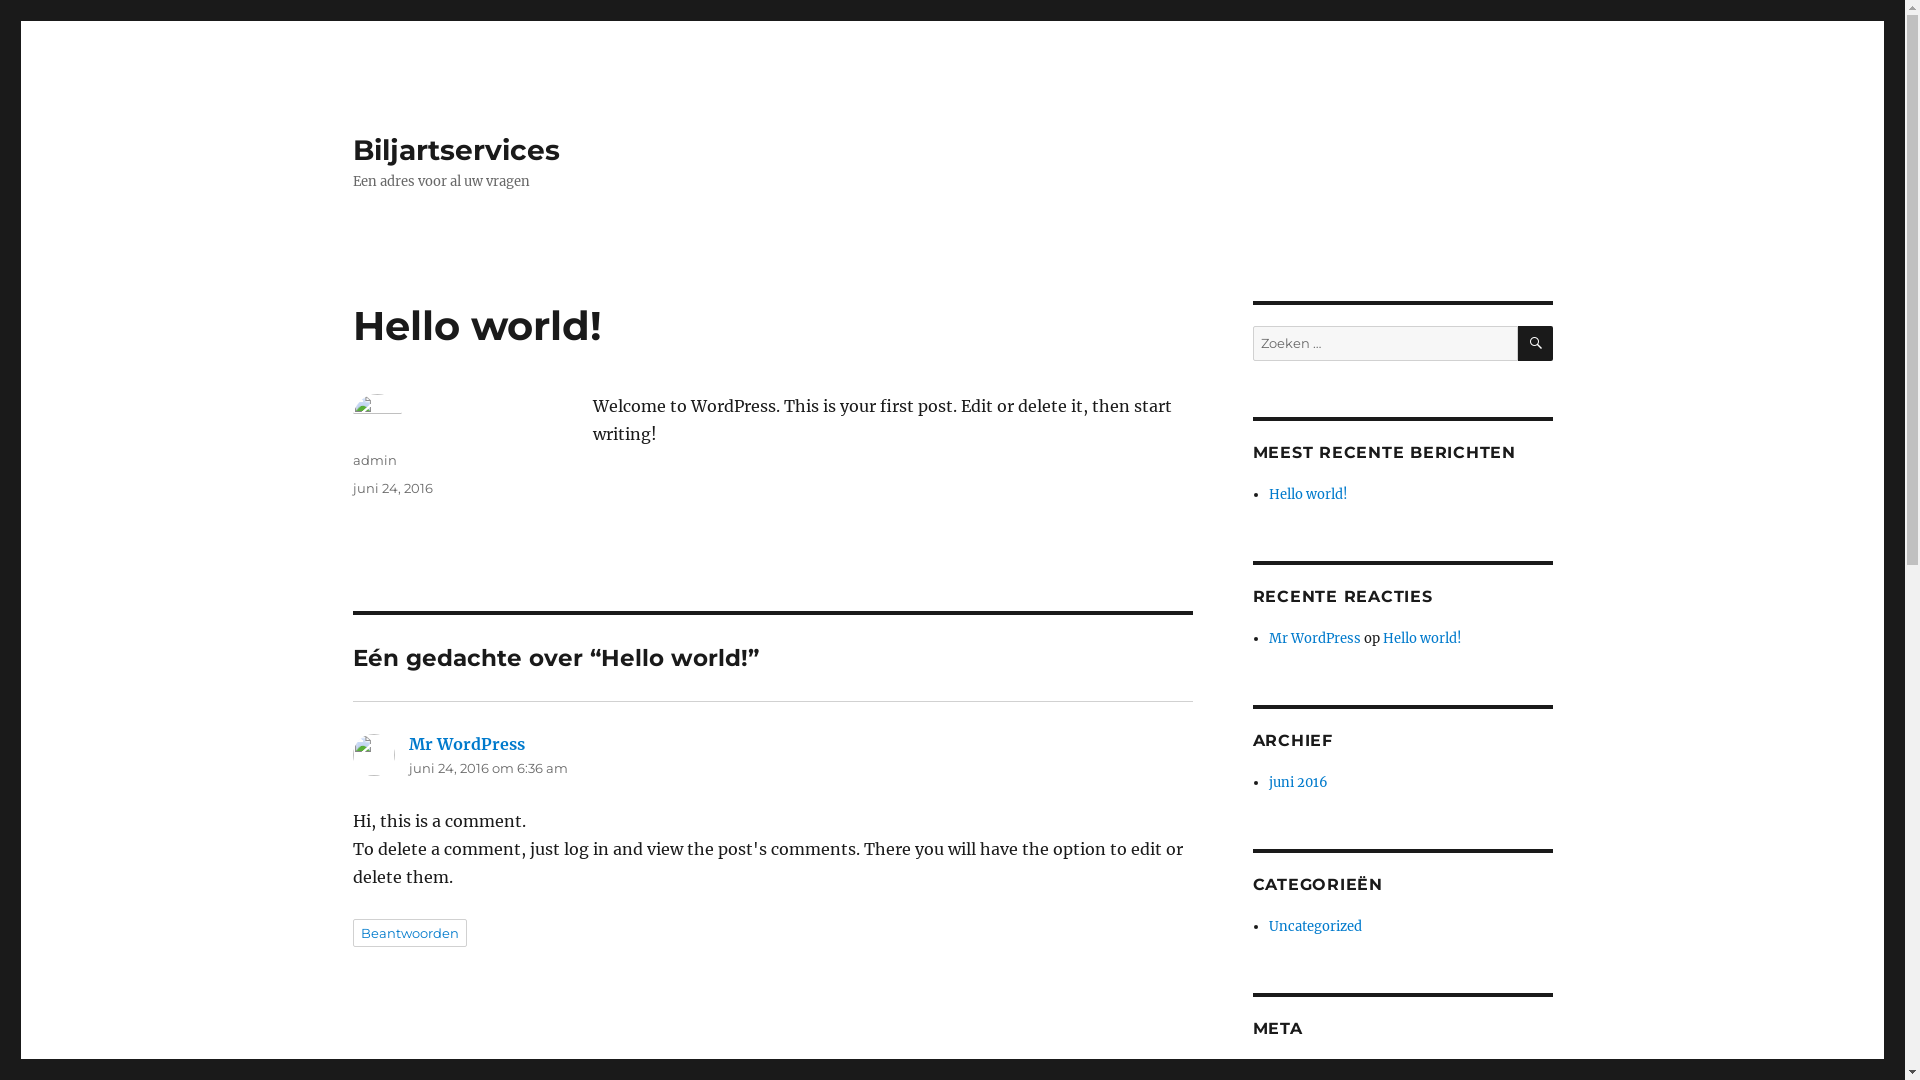  I want to click on 'ZOEKEN', so click(1534, 342).